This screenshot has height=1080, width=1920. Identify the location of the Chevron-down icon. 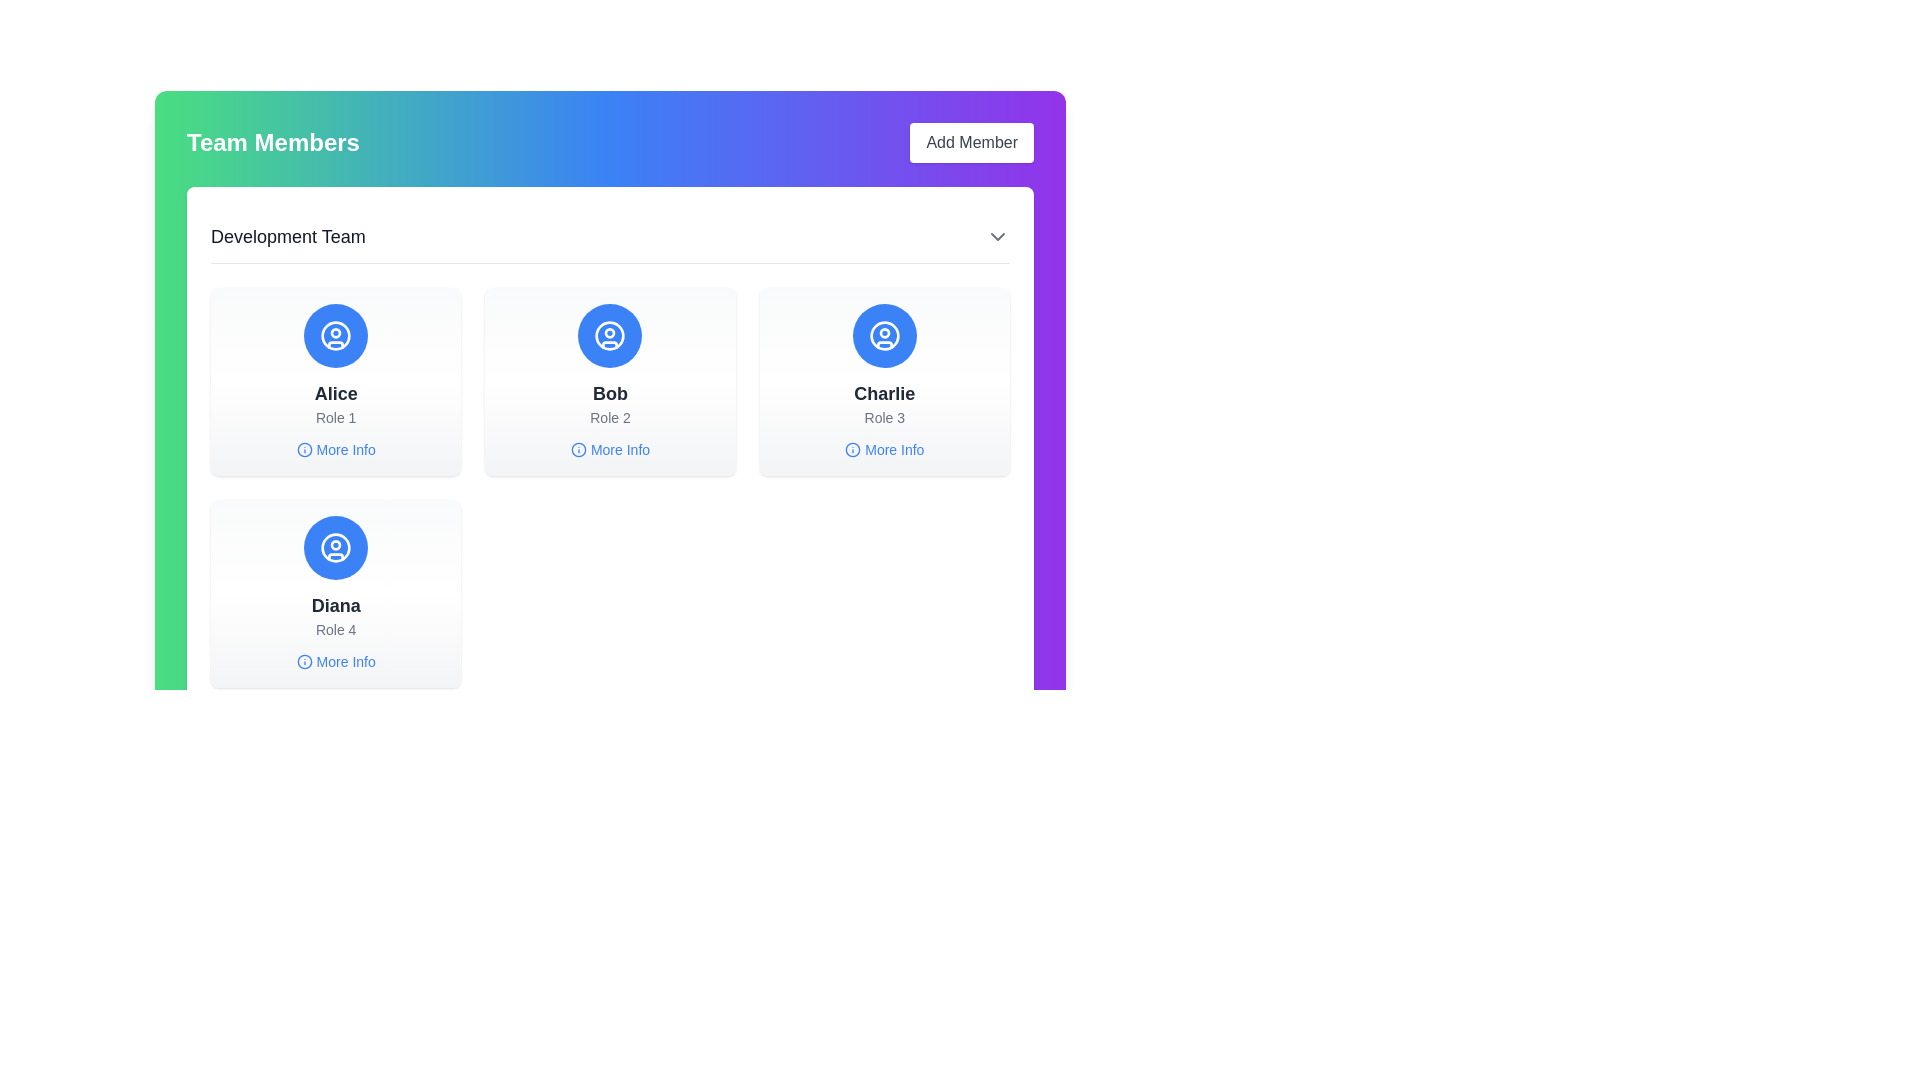
(998, 235).